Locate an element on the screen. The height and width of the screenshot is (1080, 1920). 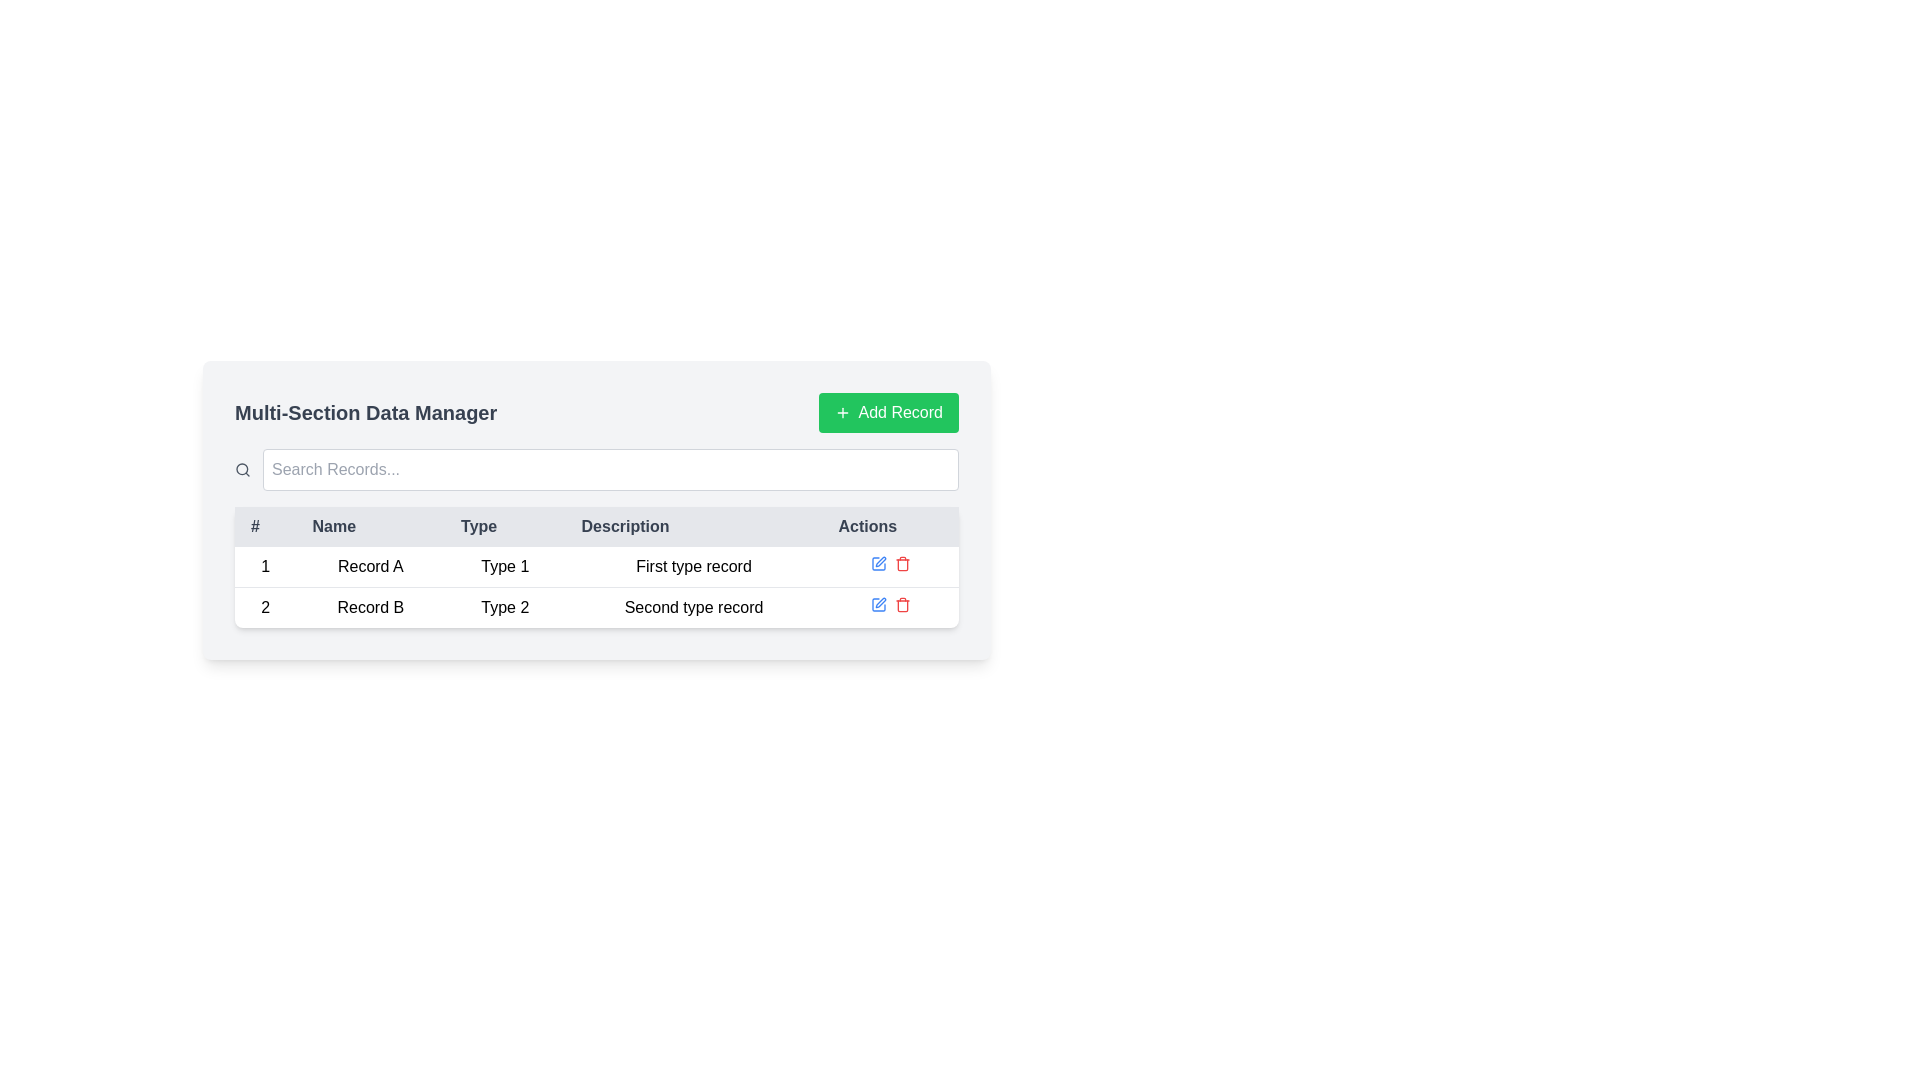
the small red trash can icon located at the far-right of the second row in the 'Actions' column of the data table is located at coordinates (901, 563).